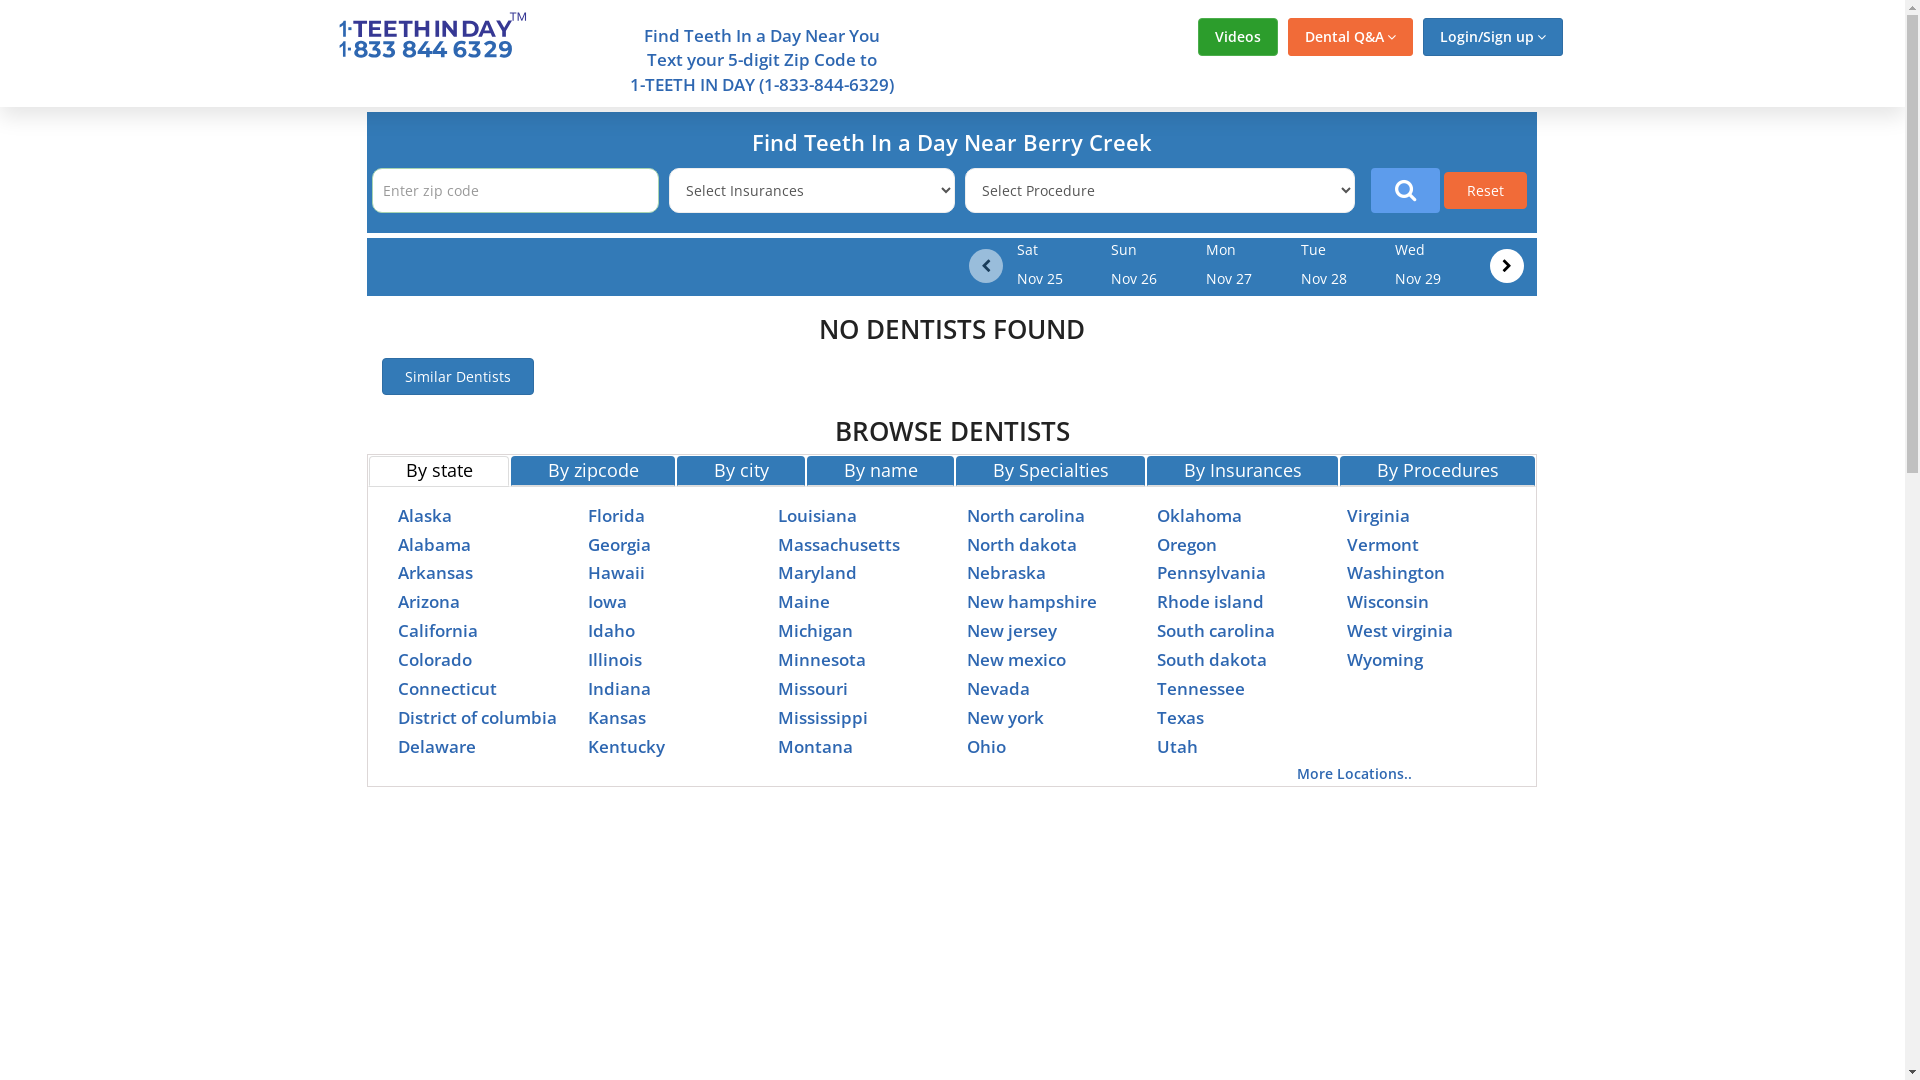 The width and height of the screenshot is (1920, 1080). What do you see at coordinates (1384, 659) in the screenshot?
I see `'Wyoming'` at bounding box center [1384, 659].